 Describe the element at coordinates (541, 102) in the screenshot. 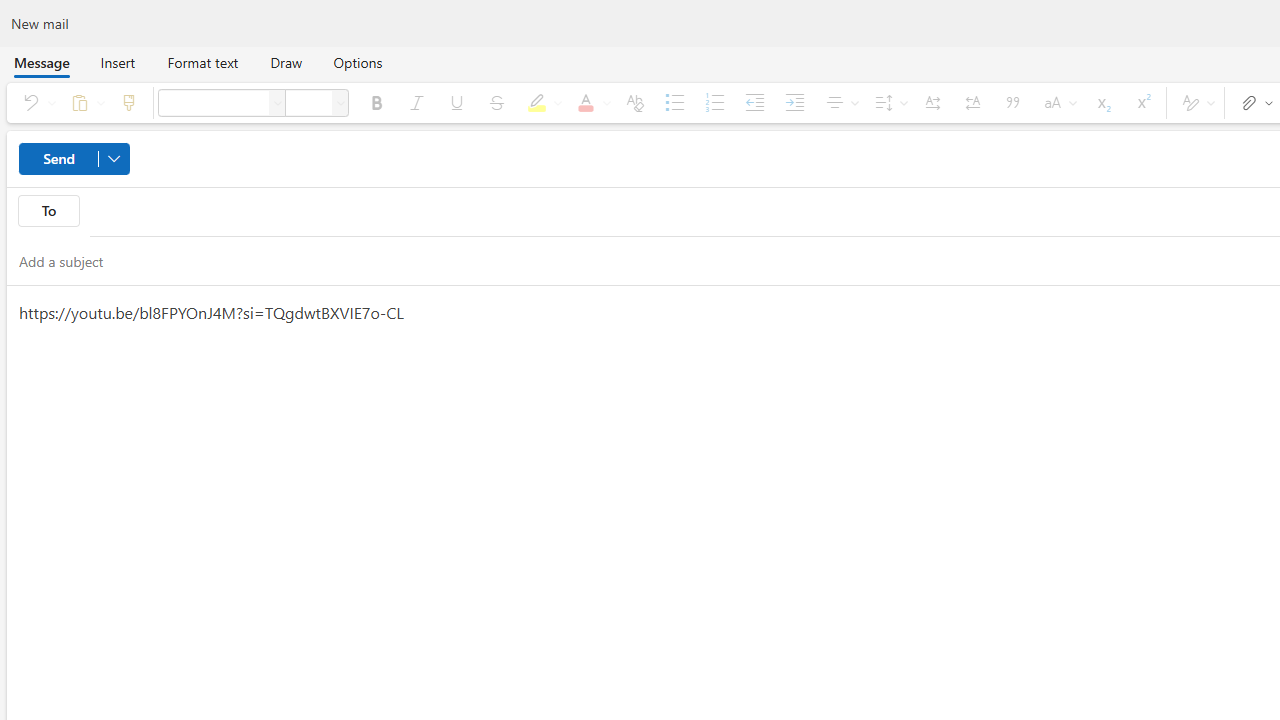

I see `'Text highlight color'` at that location.